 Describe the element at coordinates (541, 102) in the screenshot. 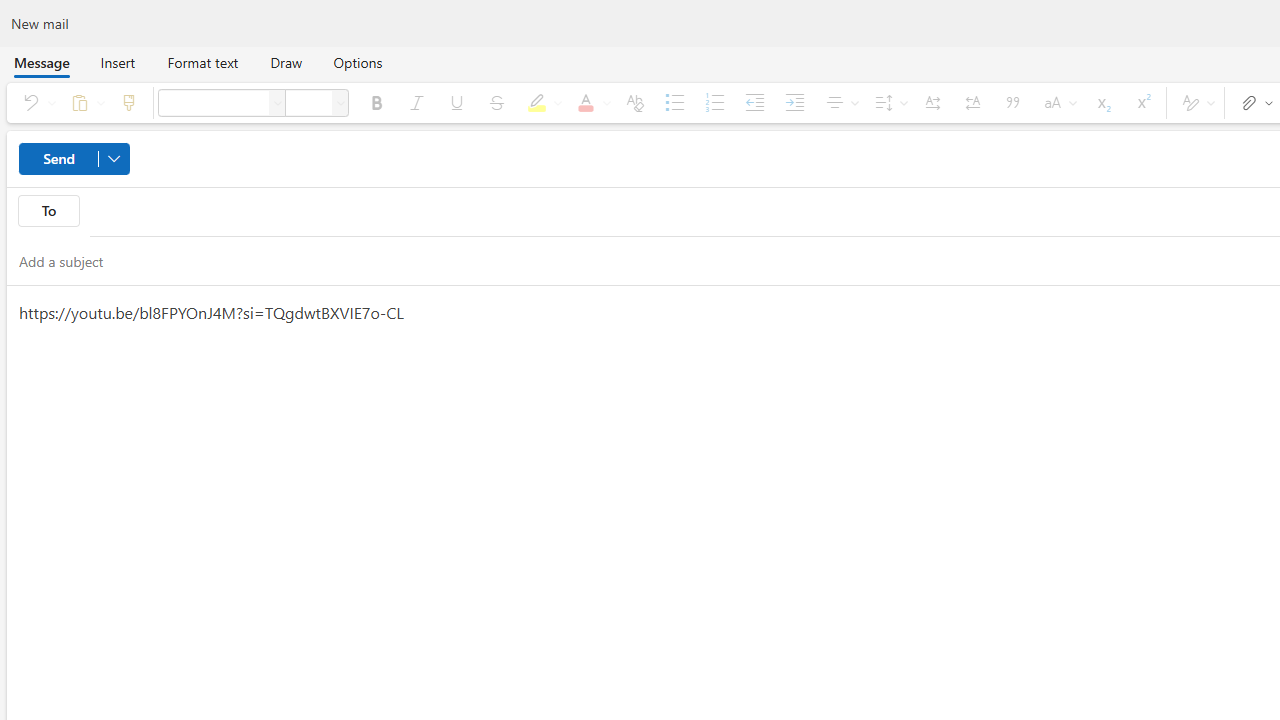

I see `'Text highlight color'` at that location.